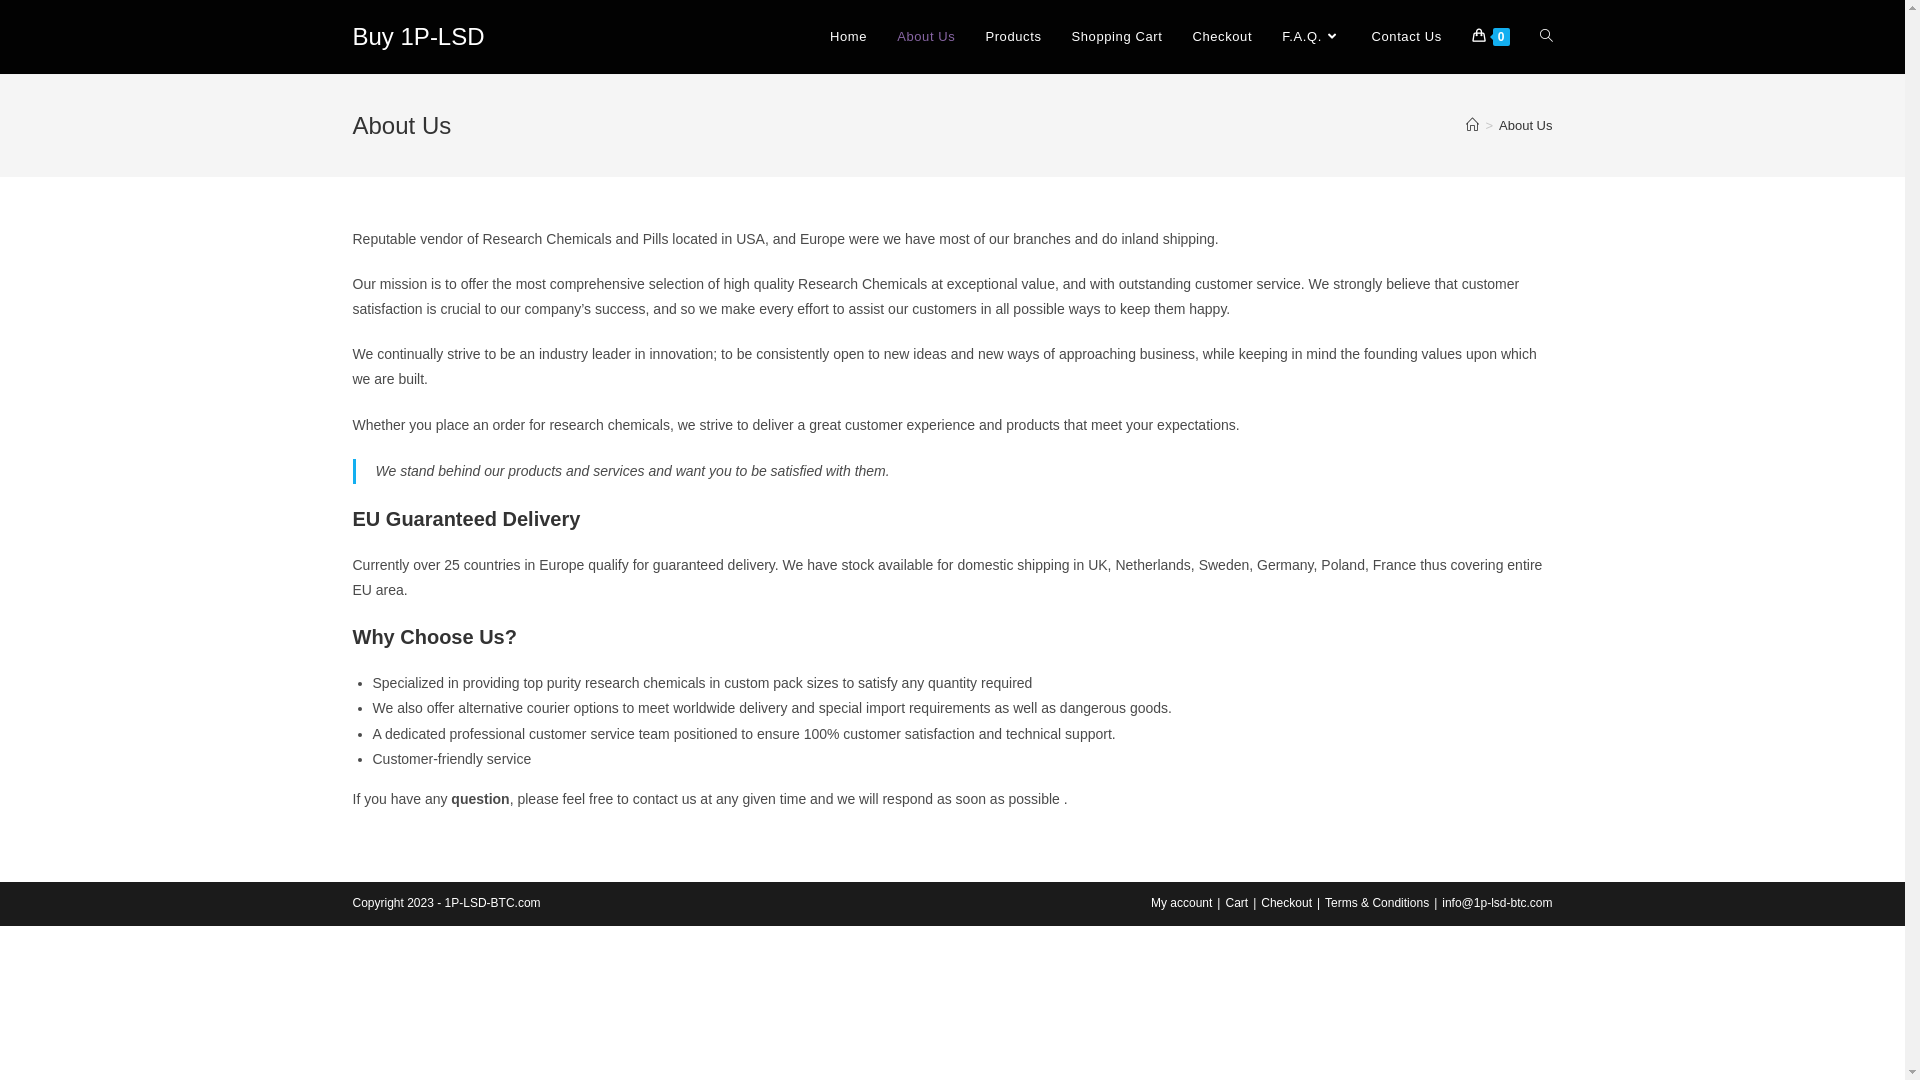 The image size is (1920, 1080). What do you see at coordinates (1116, 37) in the screenshot?
I see `'Shopping Cart'` at bounding box center [1116, 37].